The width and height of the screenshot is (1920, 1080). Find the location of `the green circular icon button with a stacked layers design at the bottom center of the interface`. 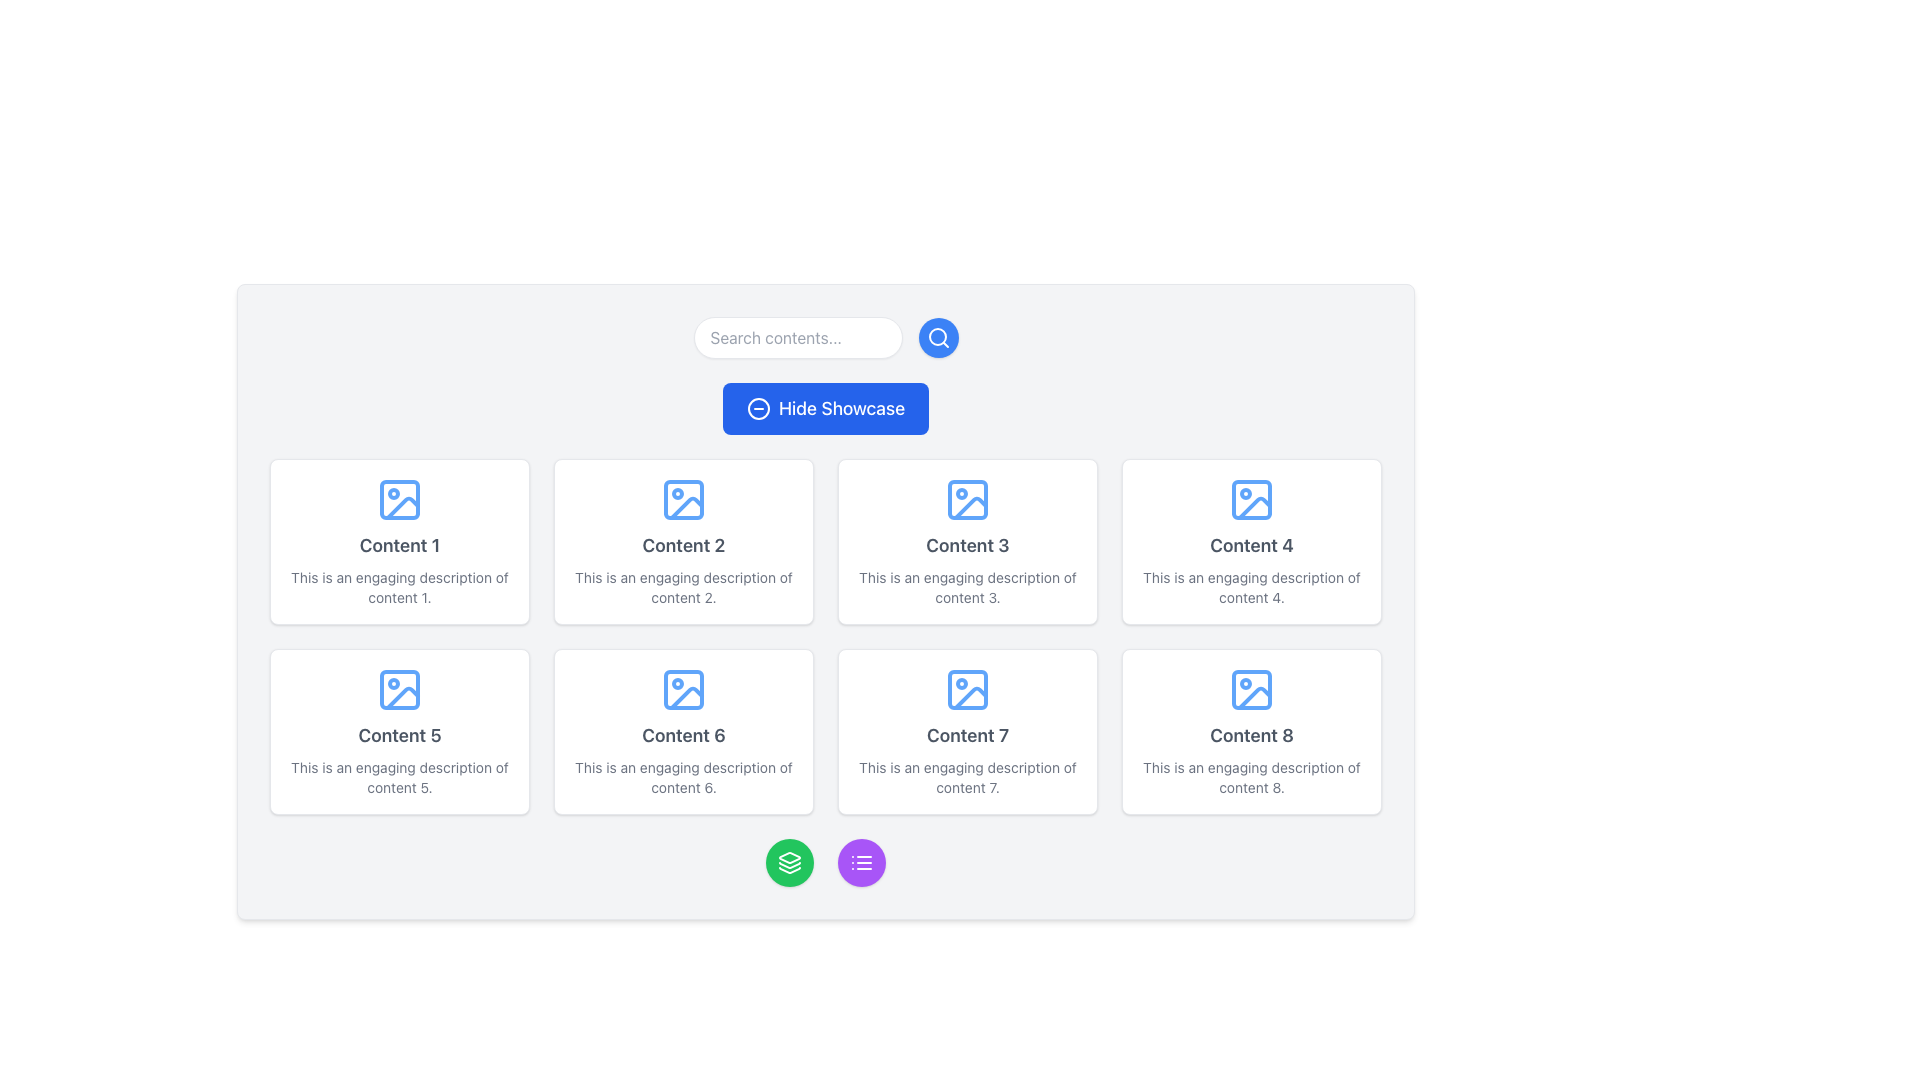

the green circular icon button with a stacked layers design at the bottom center of the interface is located at coordinates (789, 862).